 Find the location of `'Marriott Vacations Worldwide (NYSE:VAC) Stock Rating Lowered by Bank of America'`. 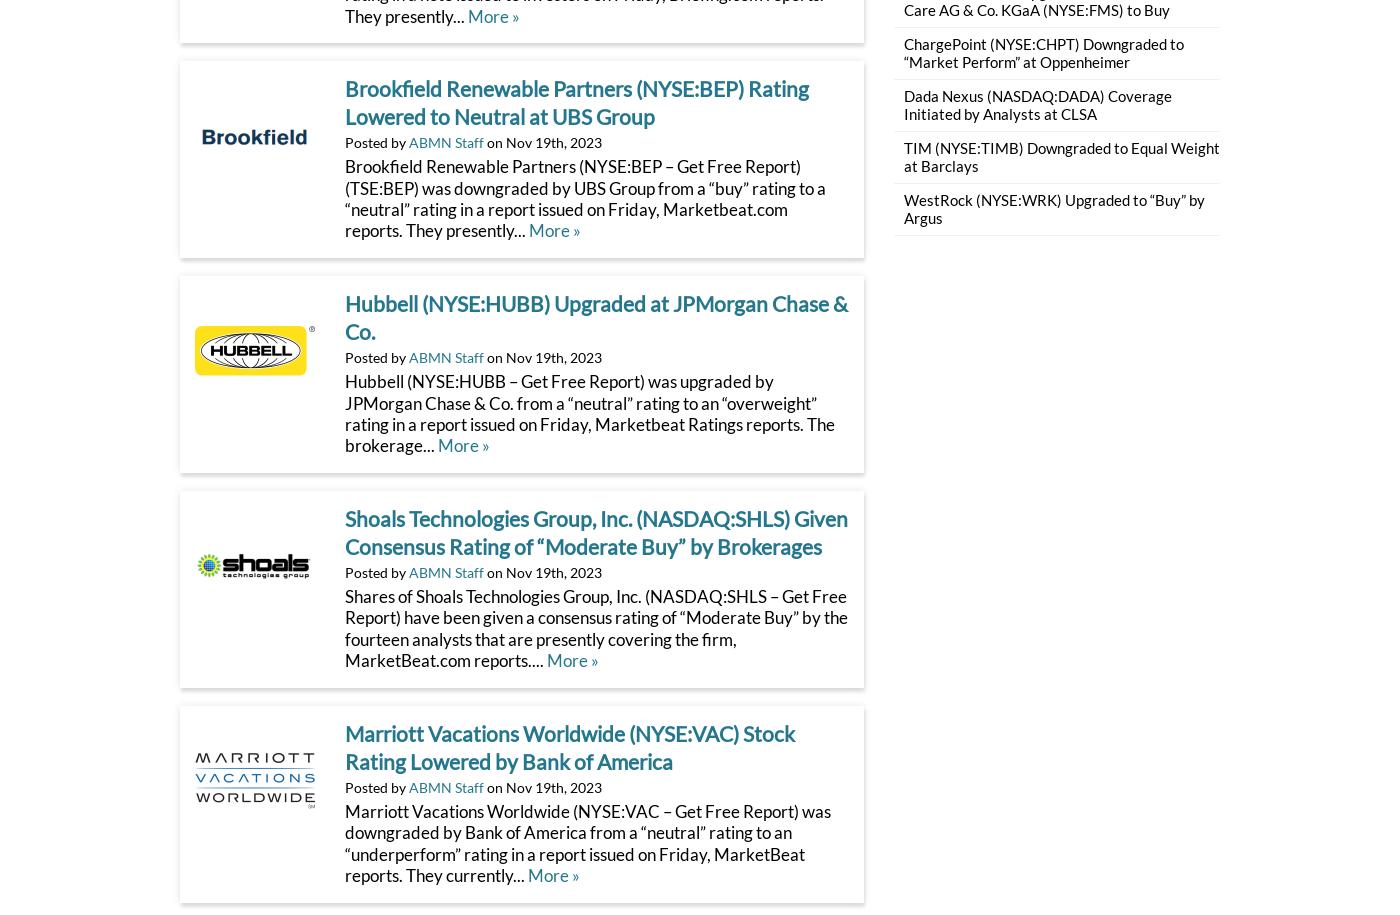

'Marriott Vacations Worldwide (NYSE:VAC) Stock Rating Lowered by Bank of America' is located at coordinates (569, 747).